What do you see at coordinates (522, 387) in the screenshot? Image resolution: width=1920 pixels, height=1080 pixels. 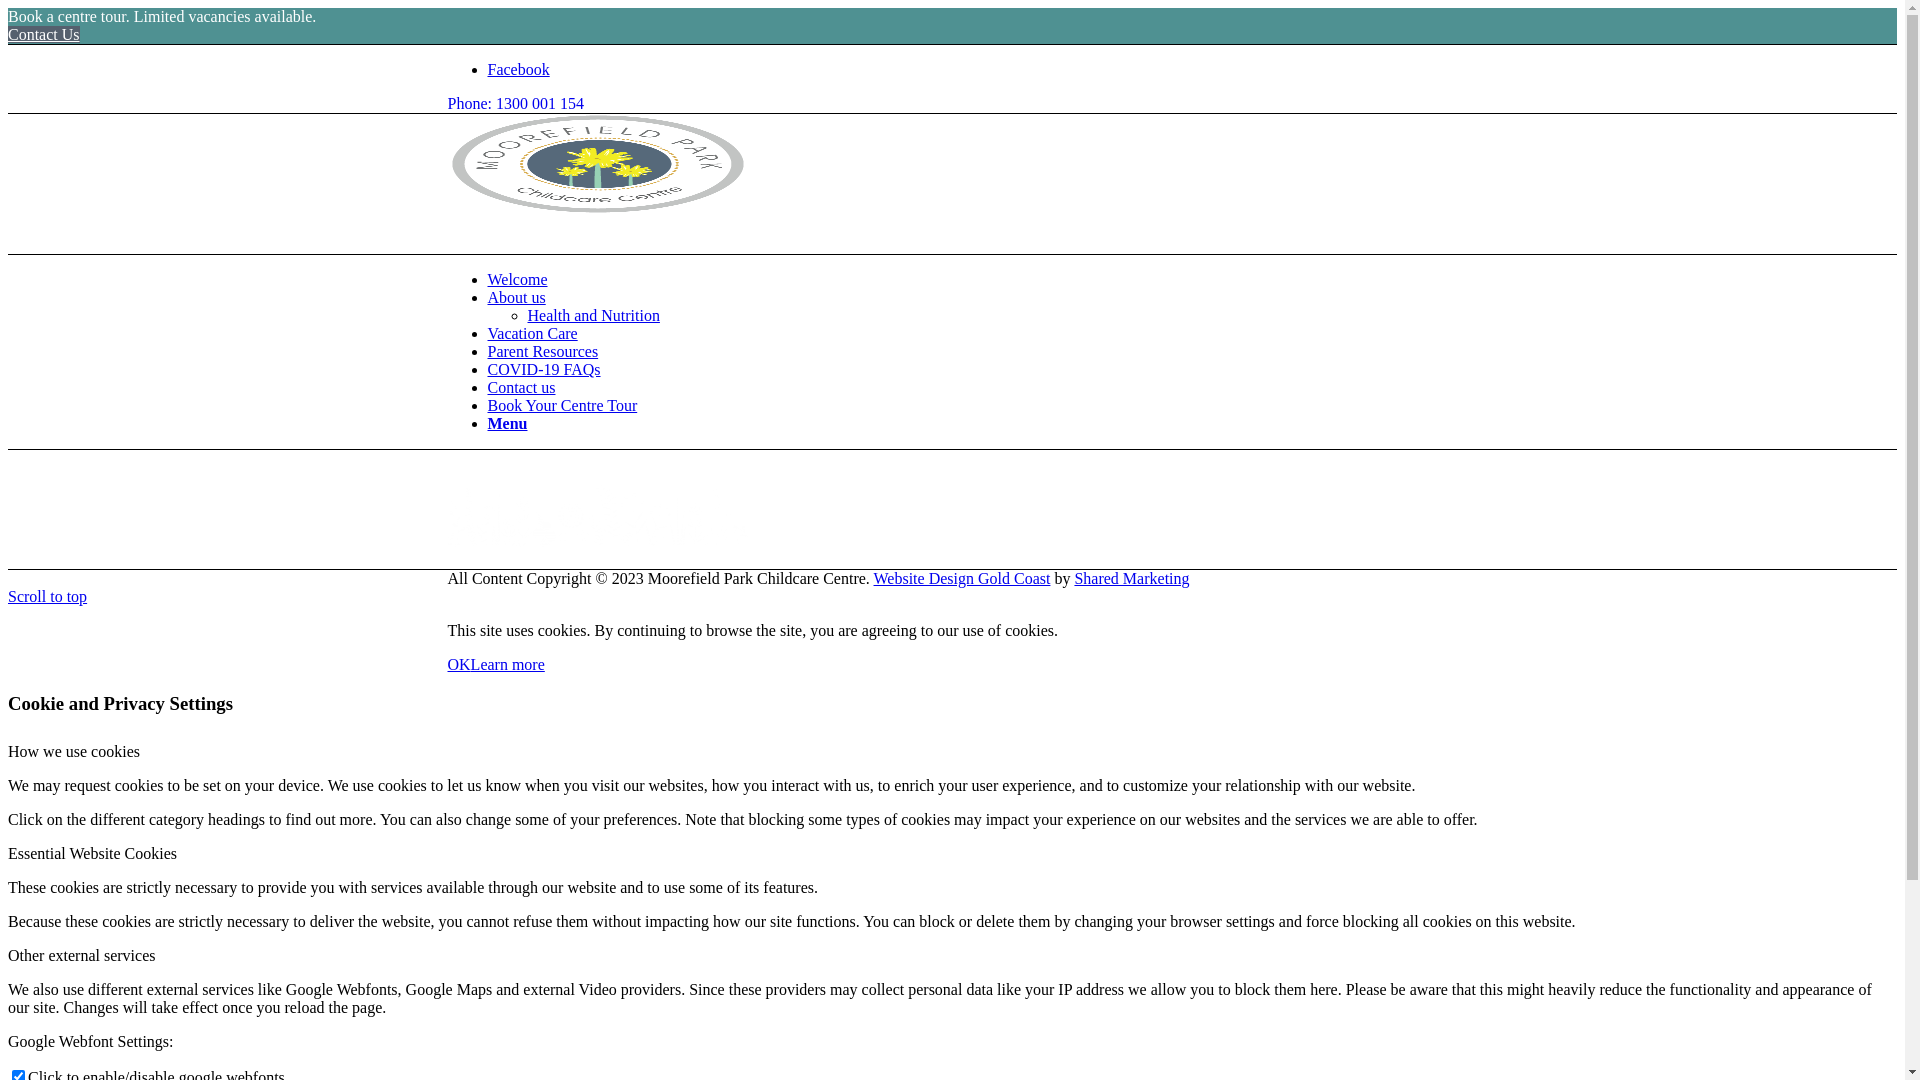 I see `'Contact us'` at bounding box center [522, 387].